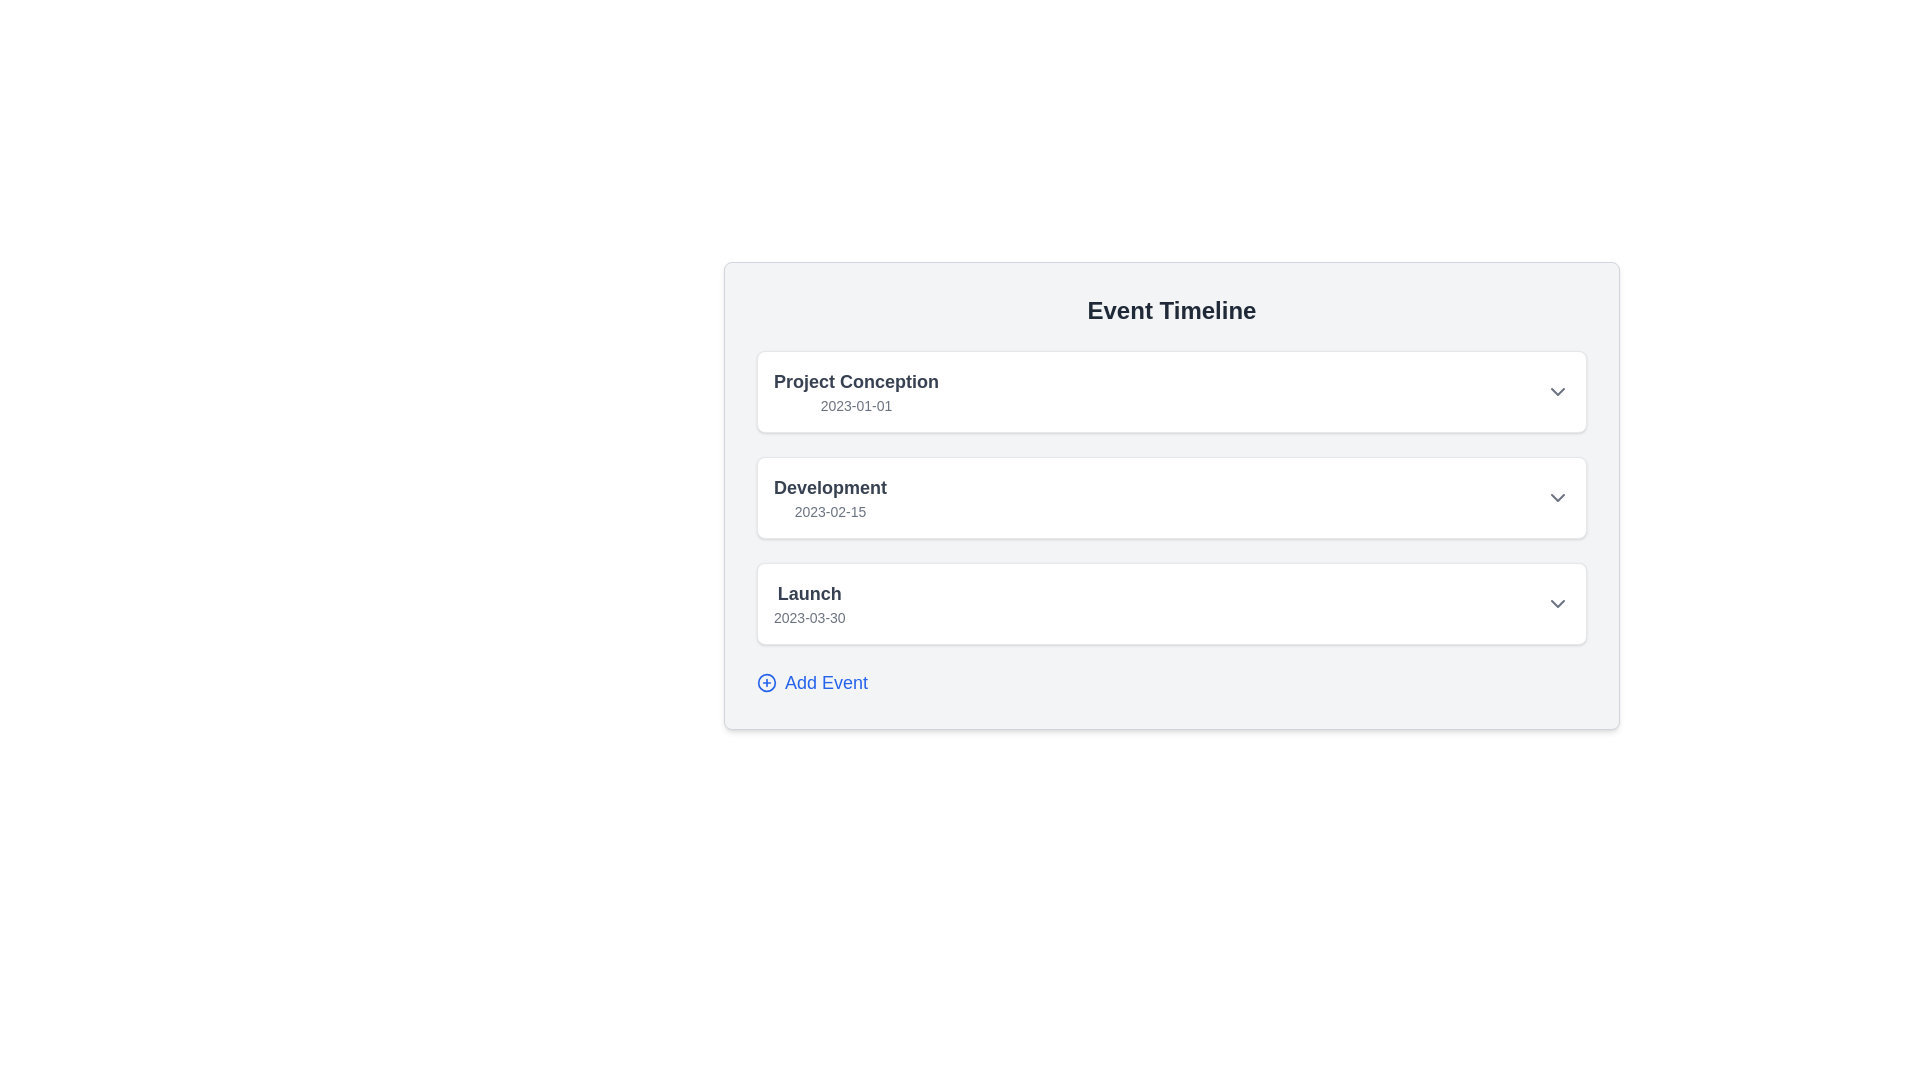 Image resolution: width=1920 pixels, height=1080 pixels. I want to click on the text element displaying 'Project Conception' in a large, bold gray font located at the top-left corner of the first event block in the timeline, so click(856, 381).